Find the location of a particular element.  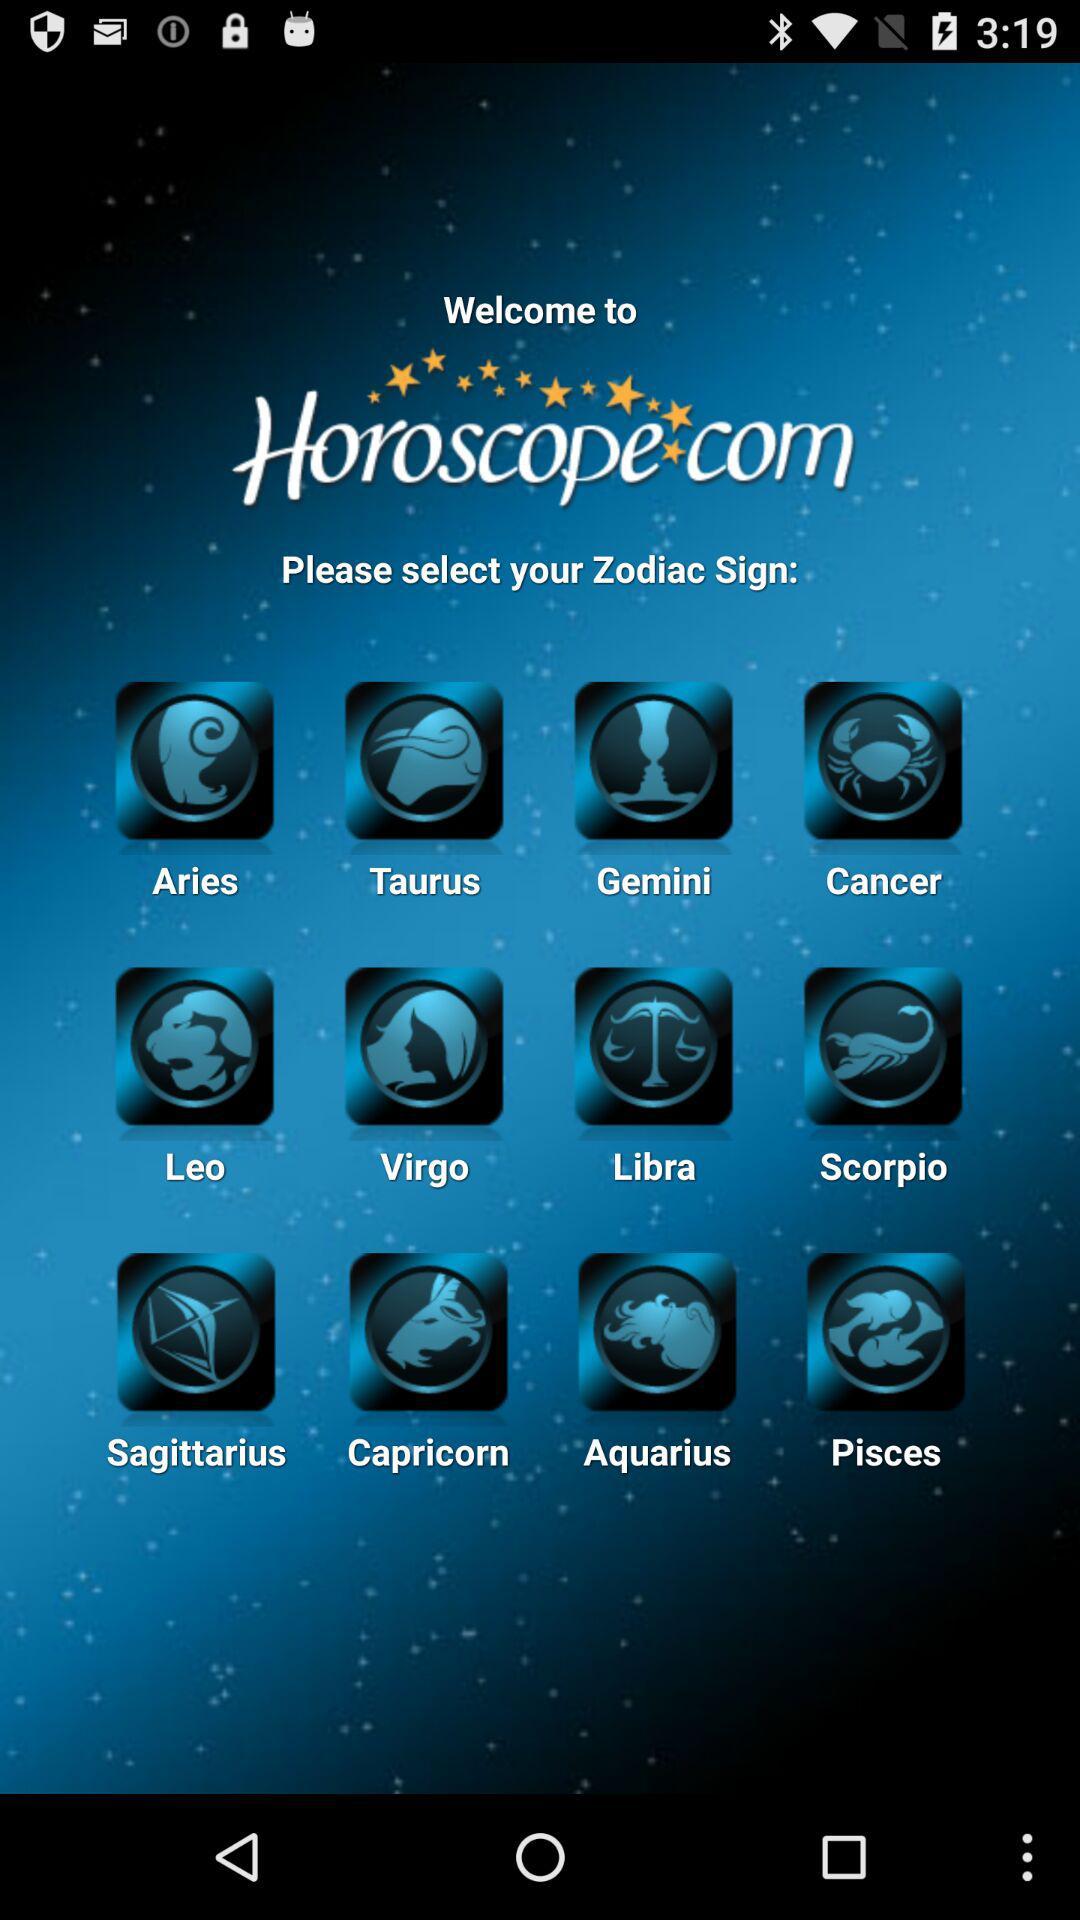

the image of scorpio is located at coordinates (882, 1053).